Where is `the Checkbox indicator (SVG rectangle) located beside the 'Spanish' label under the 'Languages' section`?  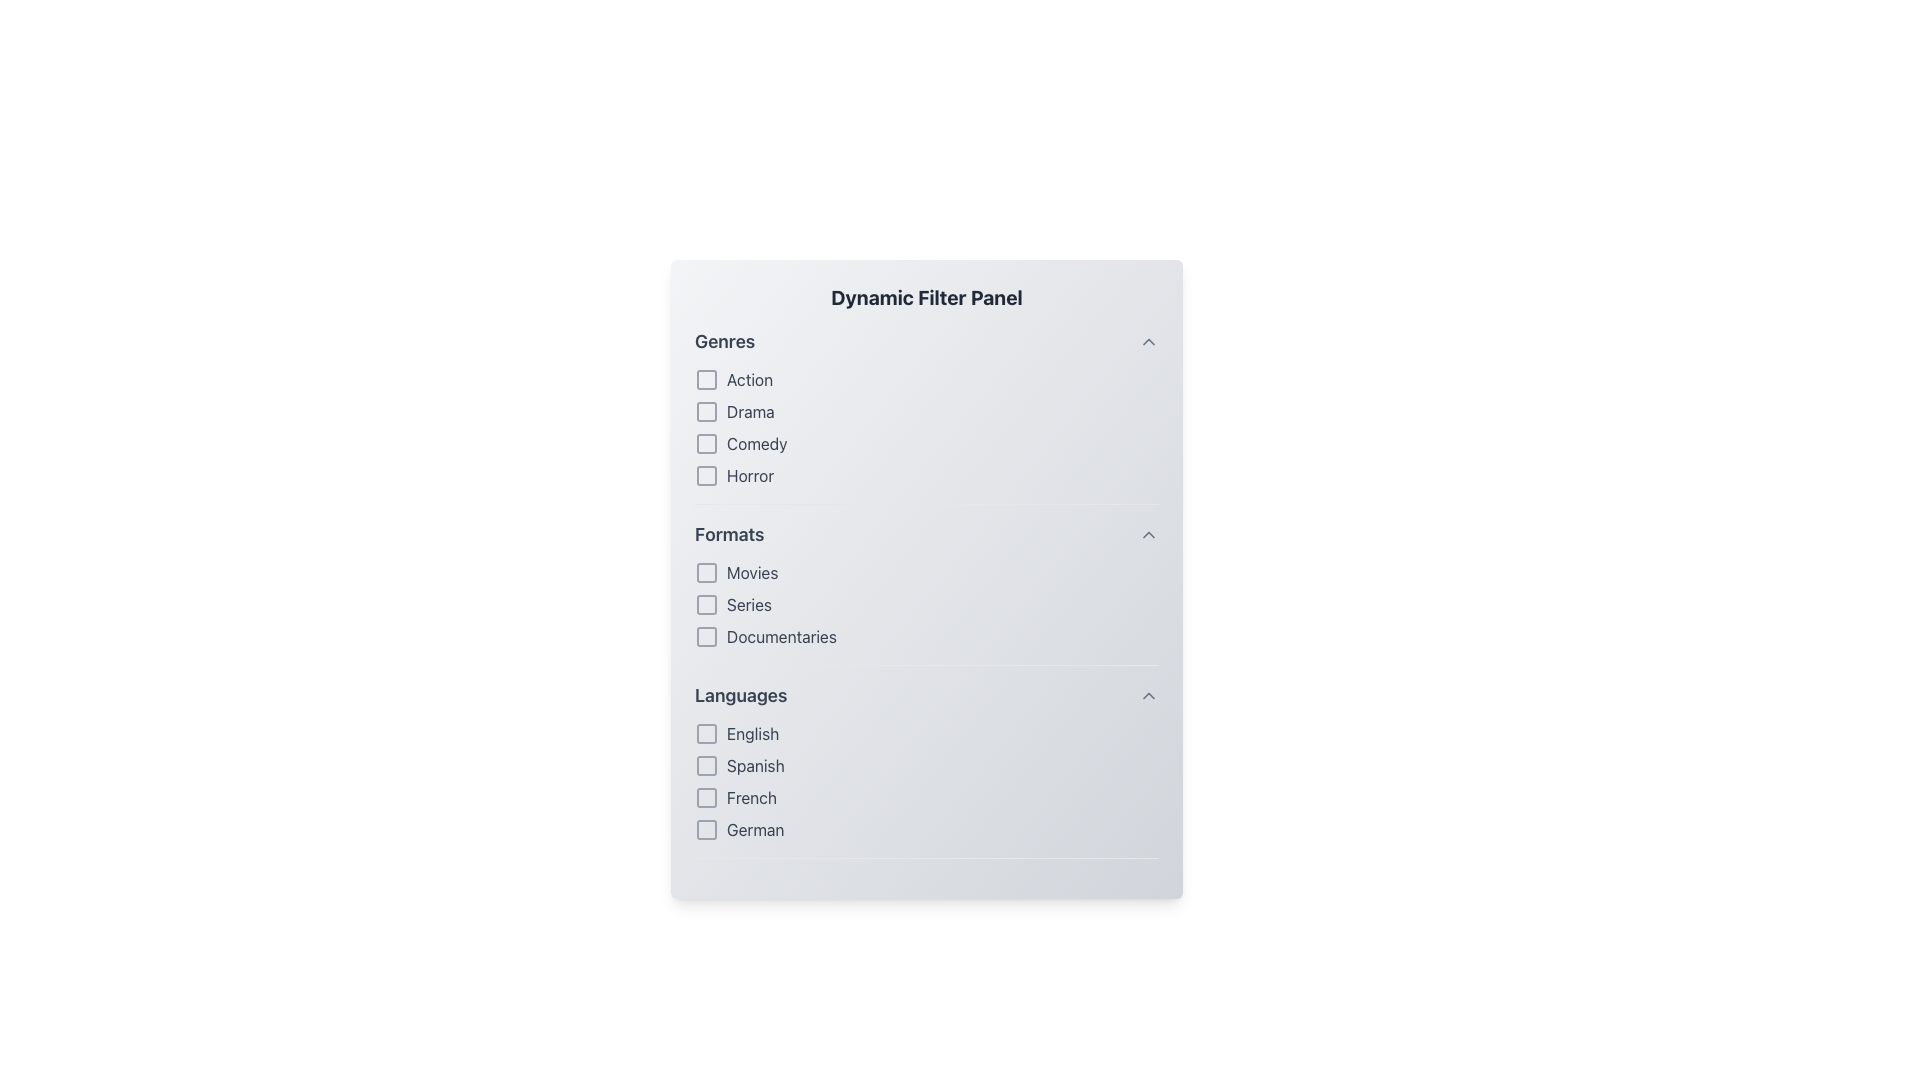 the Checkbox indicator (SVG rectangle) located beside the 'Spanish' label under the 'Languages' section is located at coordinates (706, 765).